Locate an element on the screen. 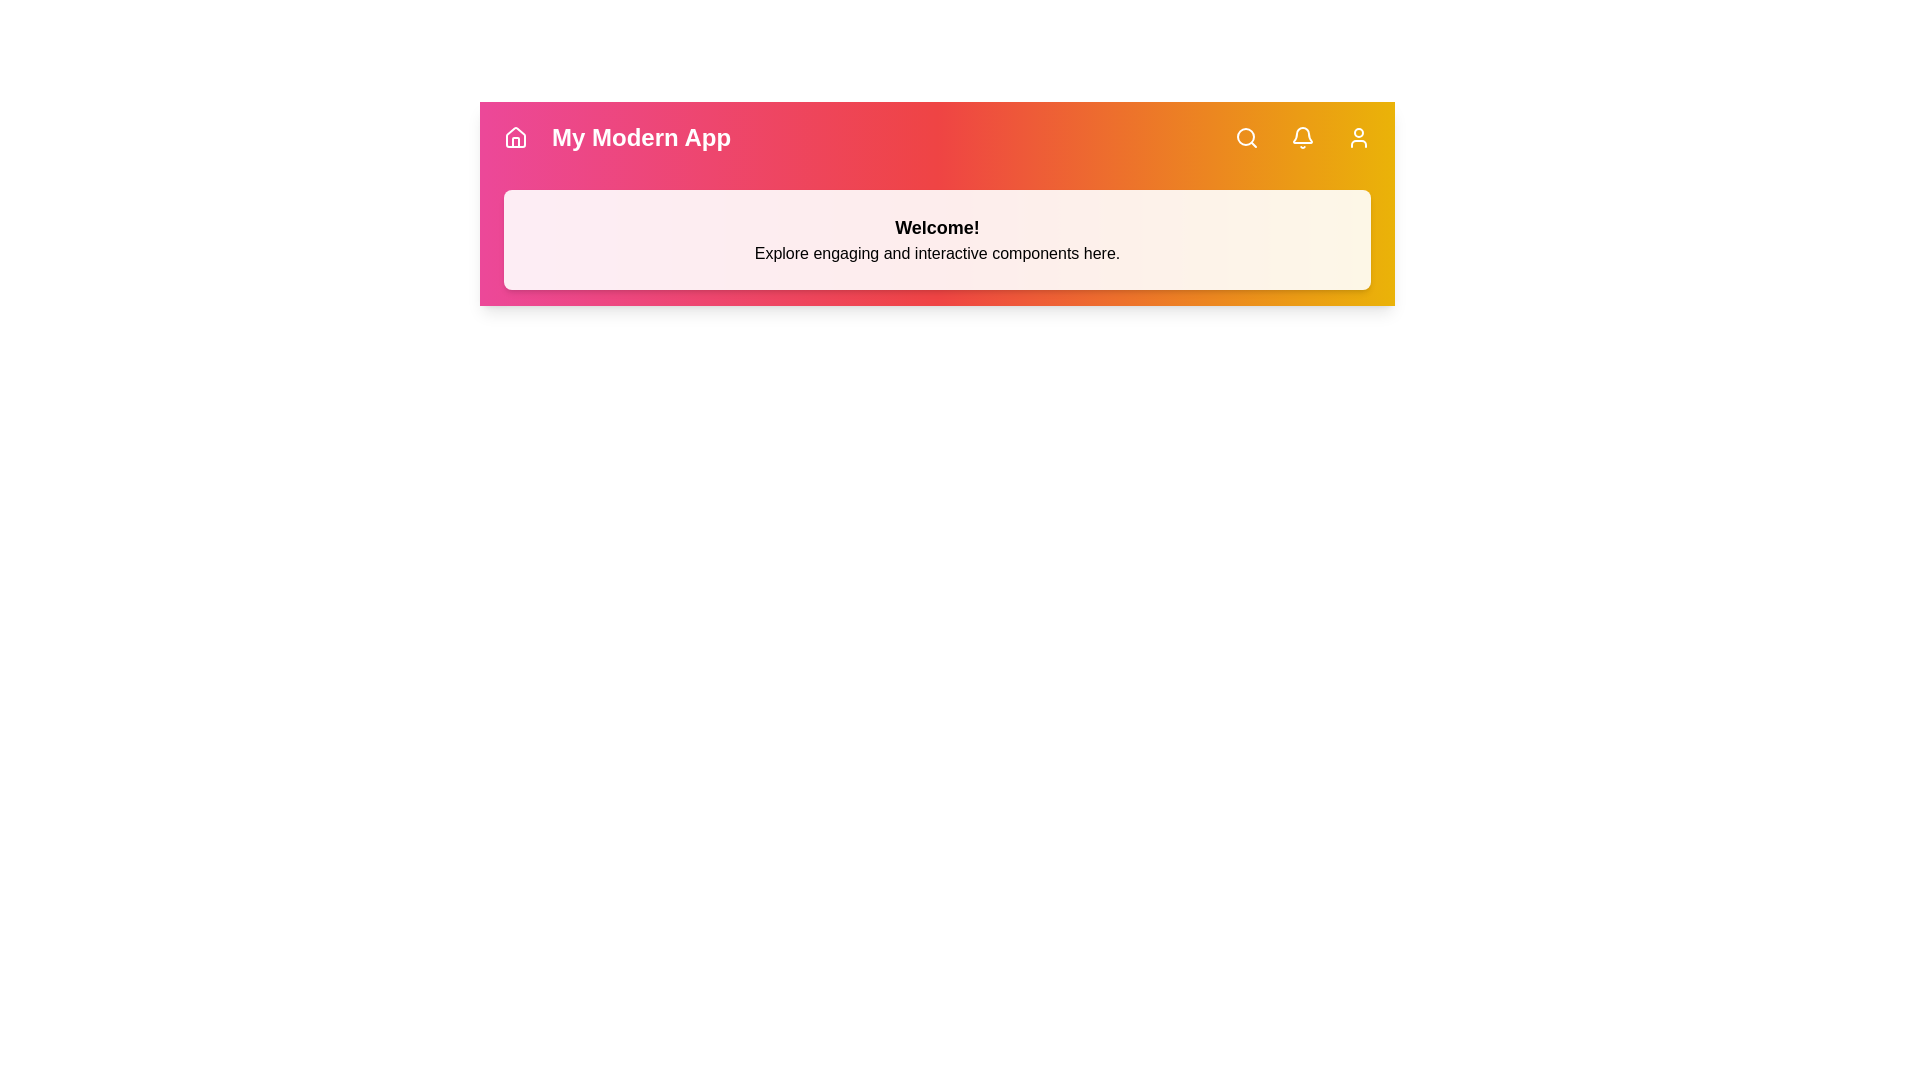  'User Profile' button located in the navigation bar is located at coordinates (1358, 137).